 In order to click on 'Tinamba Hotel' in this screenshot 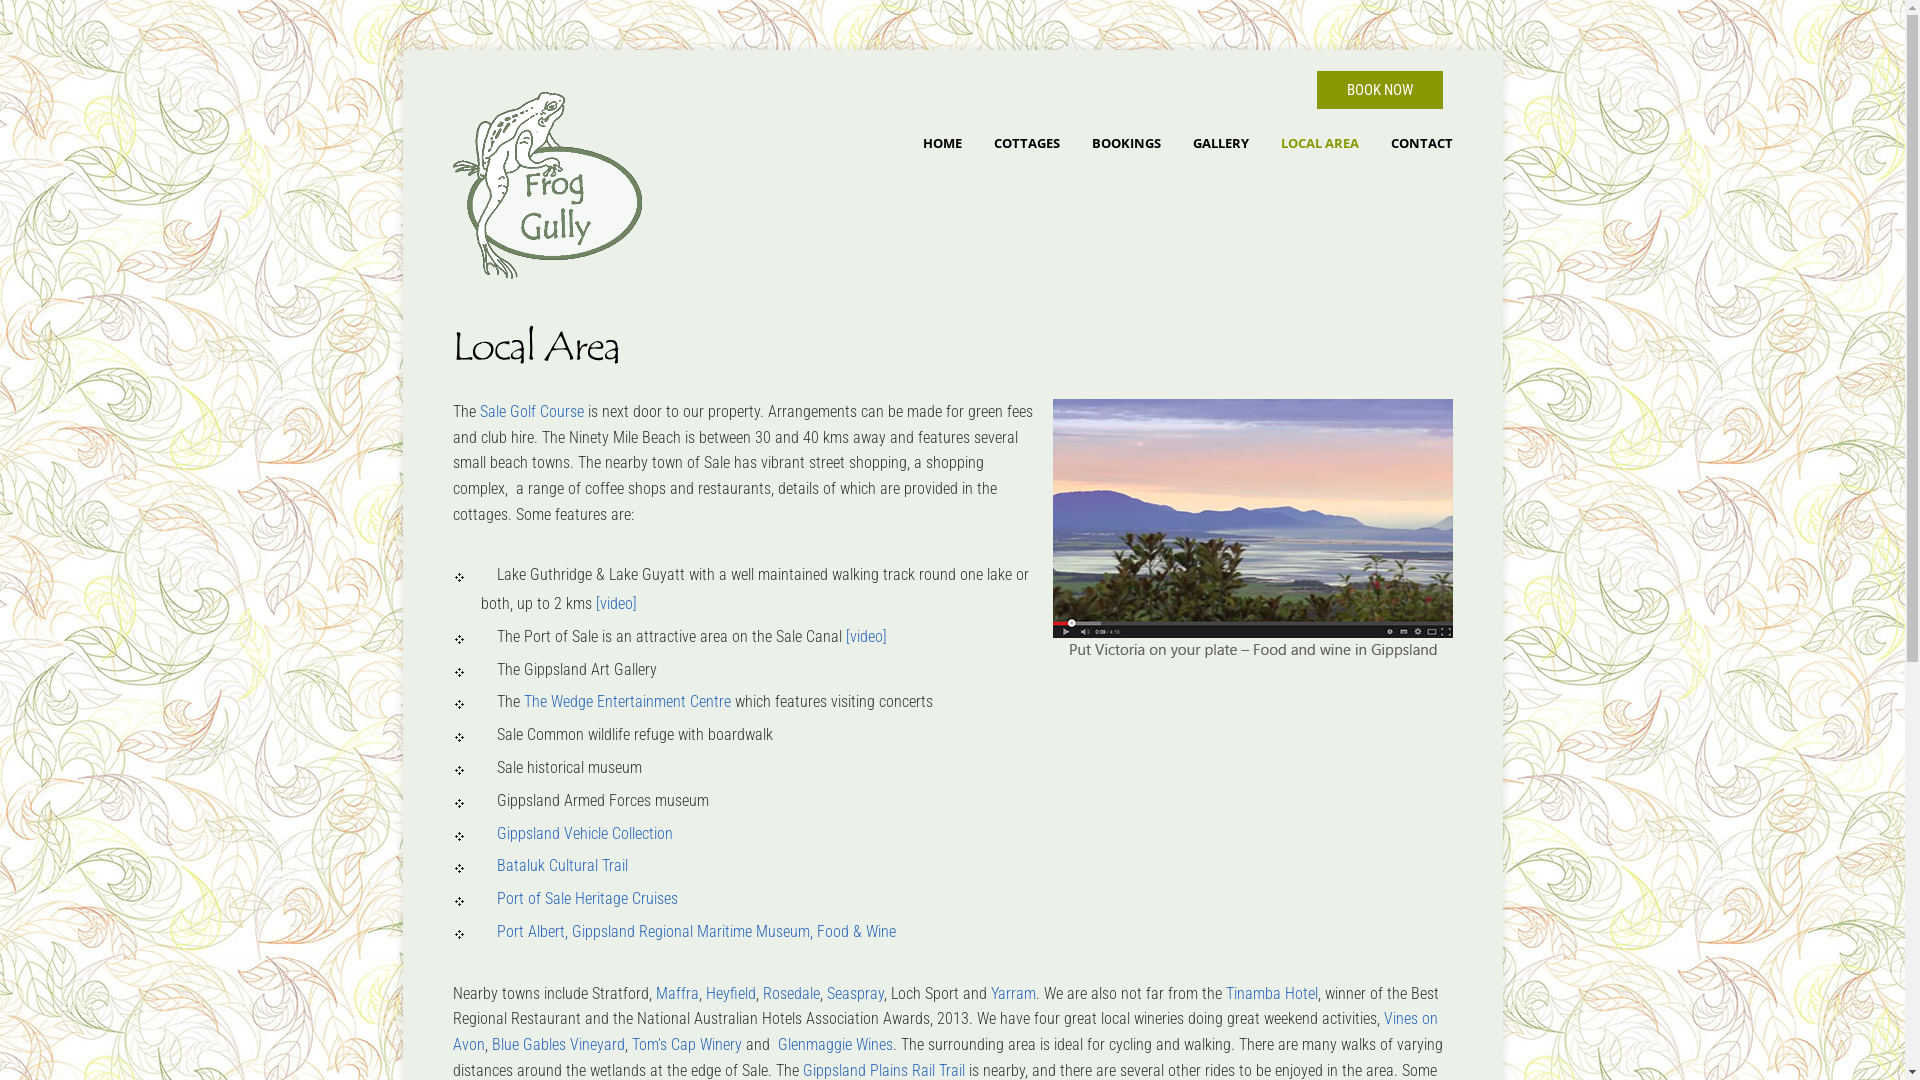, I will do `click(1224, 993)`.